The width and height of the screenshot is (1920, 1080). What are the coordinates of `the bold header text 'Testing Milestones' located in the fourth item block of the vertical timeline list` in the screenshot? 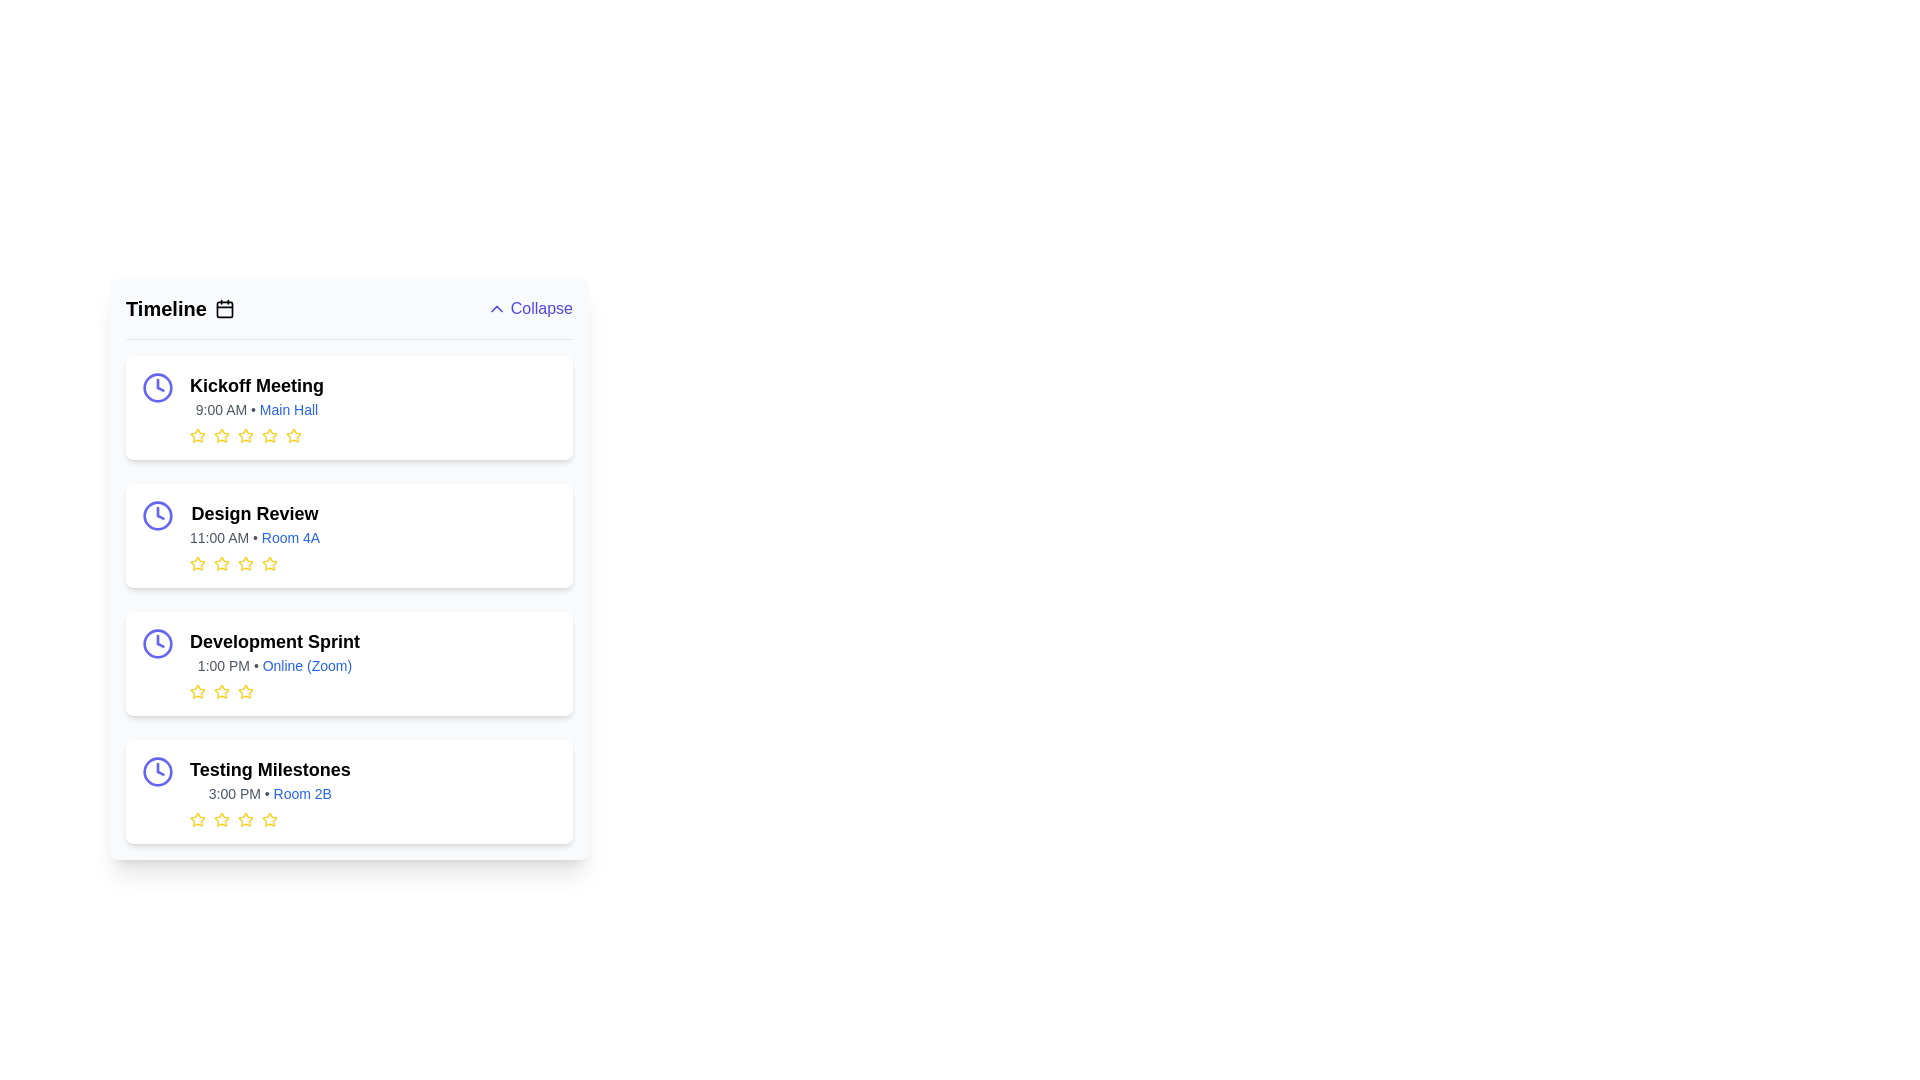 It's located at (269, 769).